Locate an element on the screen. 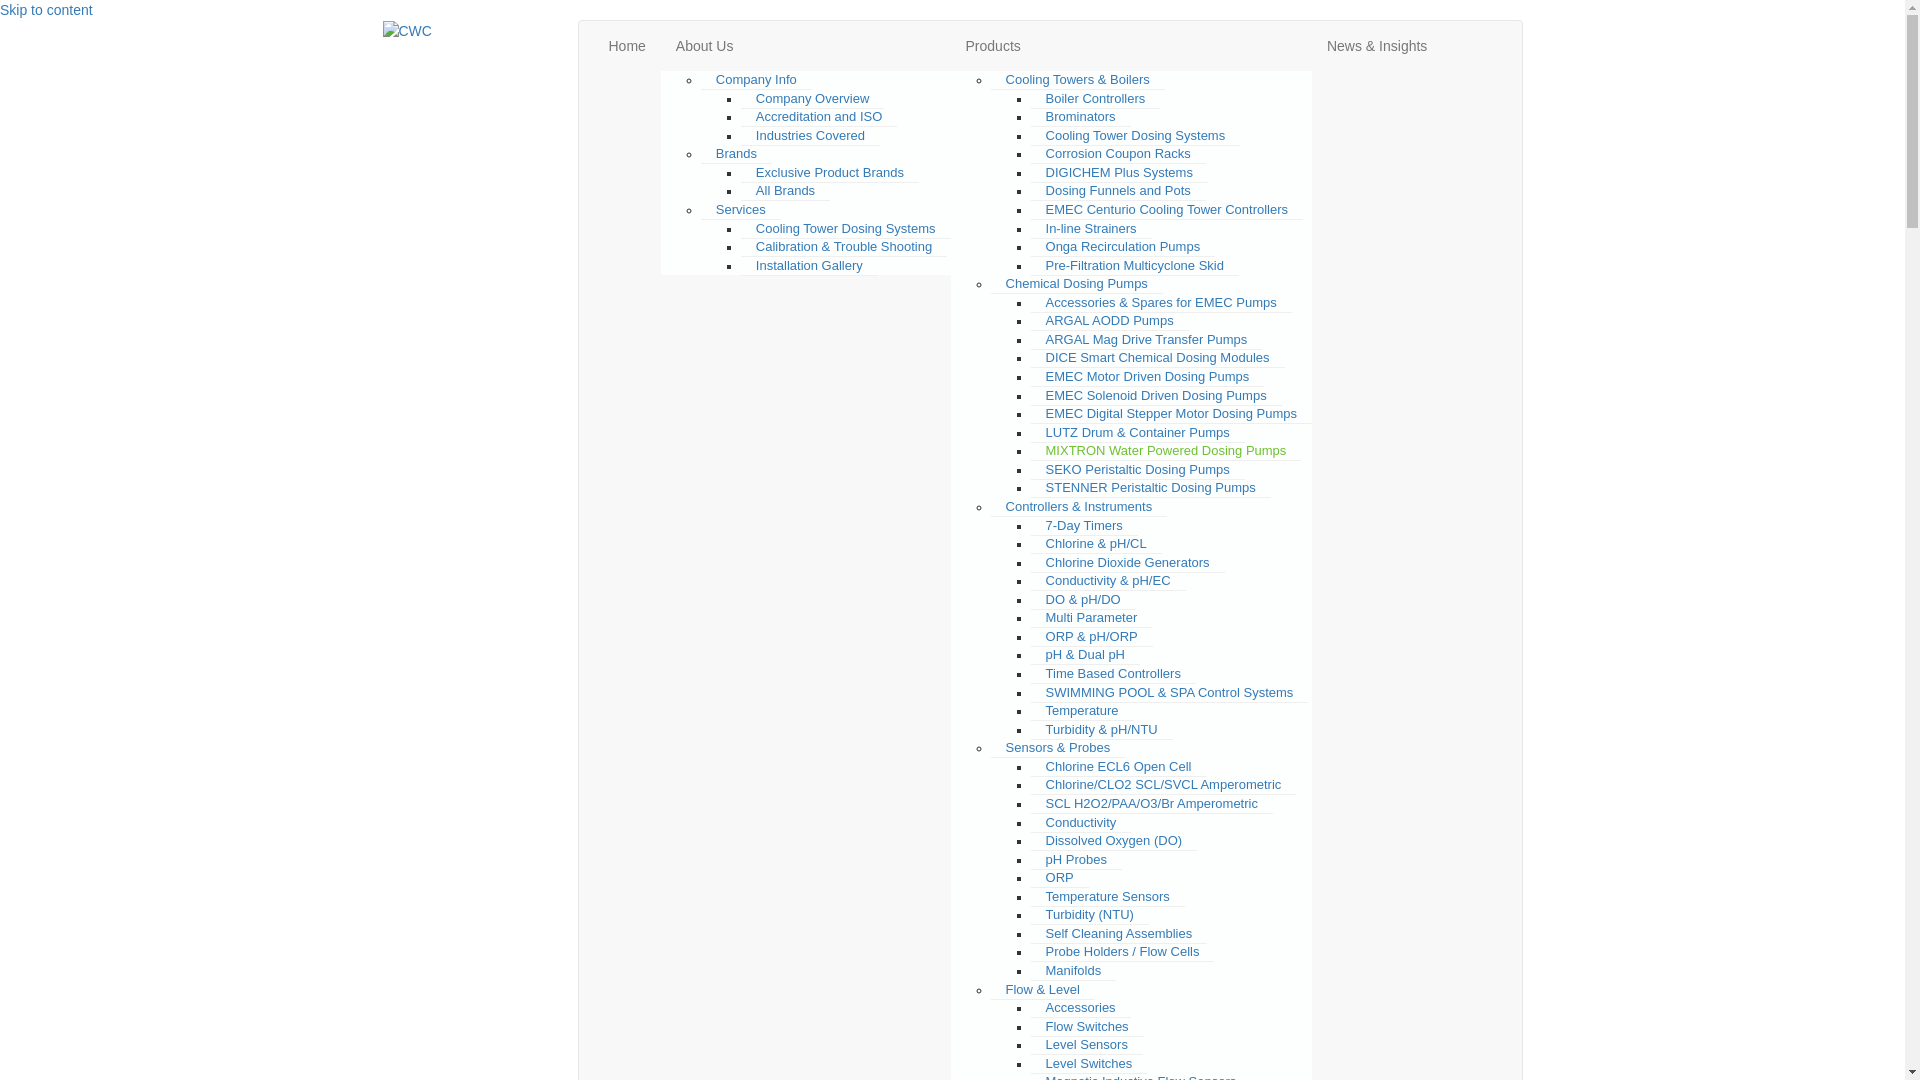 This screenshot has height=1080, width=1920. 'DICE Smart Chemical Dosing Modules' is located at coordinates (1157, 357).